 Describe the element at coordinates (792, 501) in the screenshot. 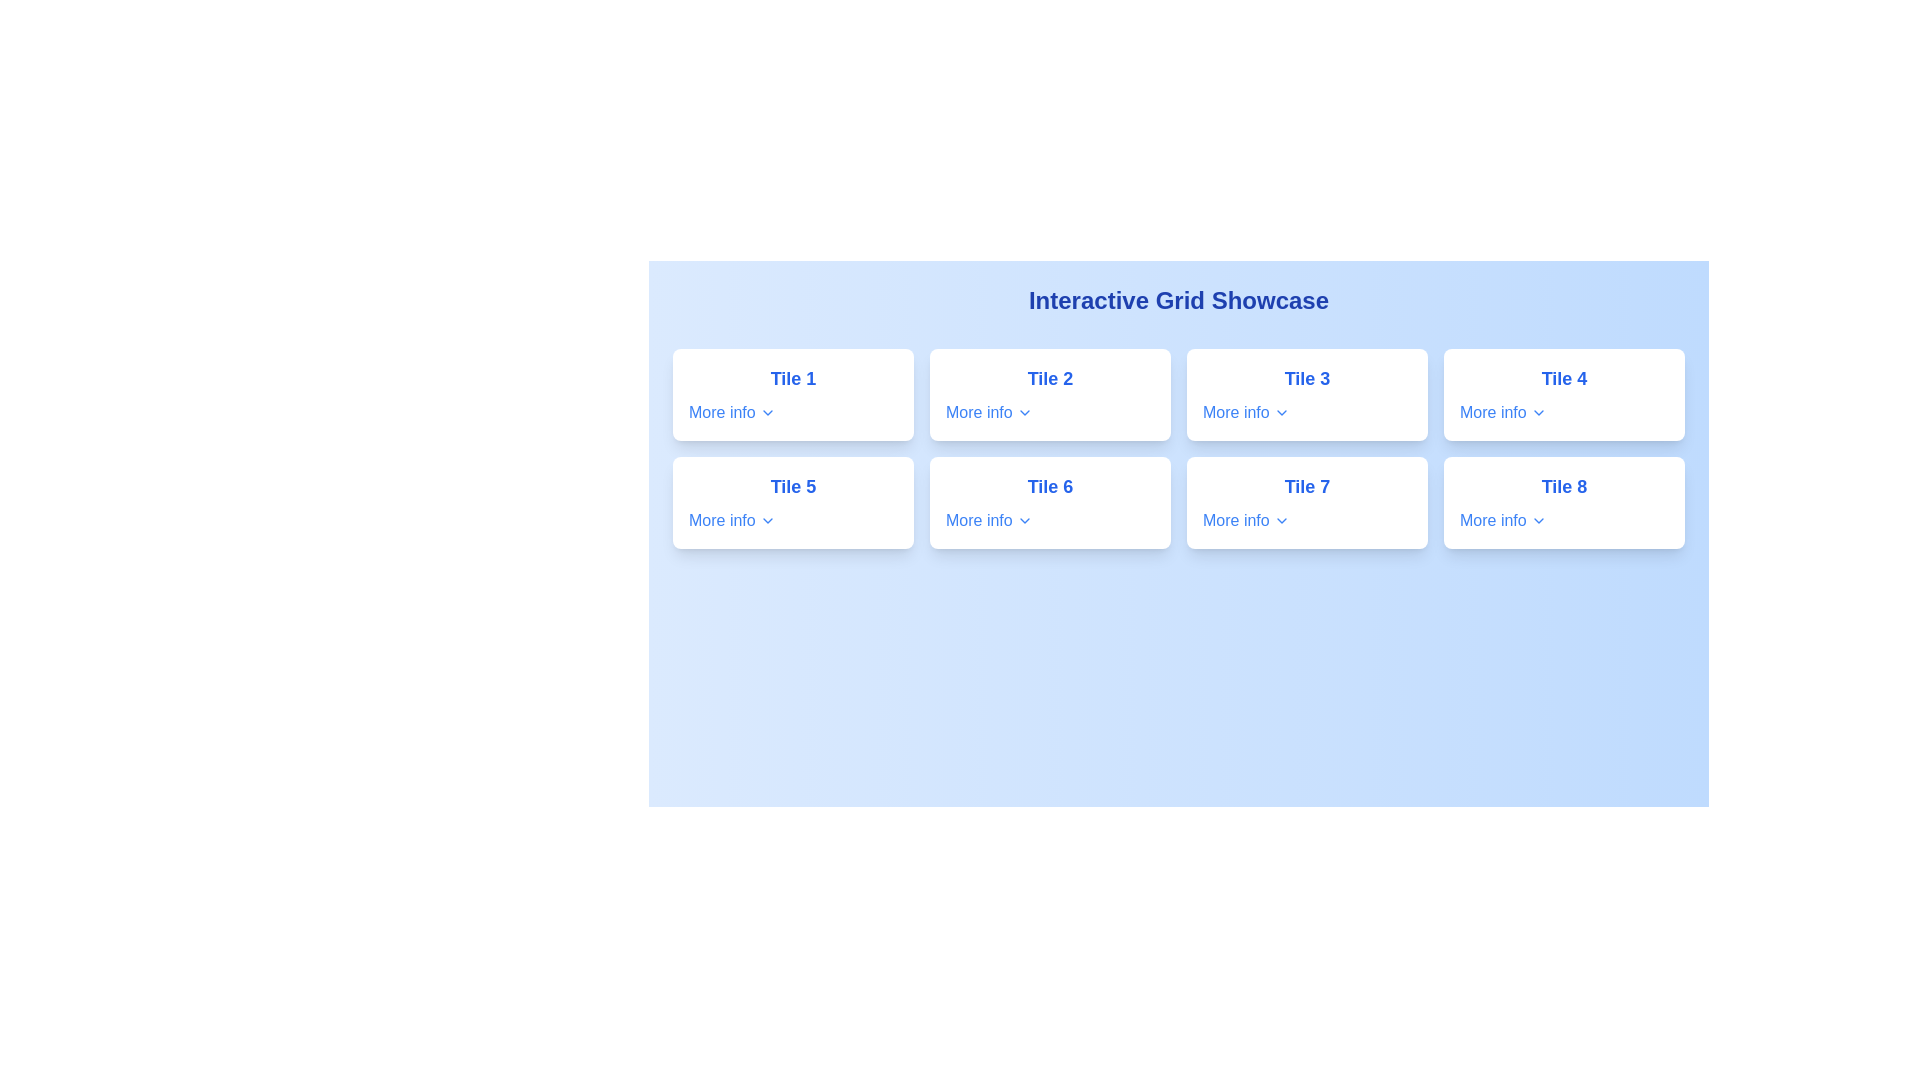

I see `the white tile labeled 'Tile 5' with a blue bold text and a smaller blue link text 'More info' to trigger a visual effect` at that location.